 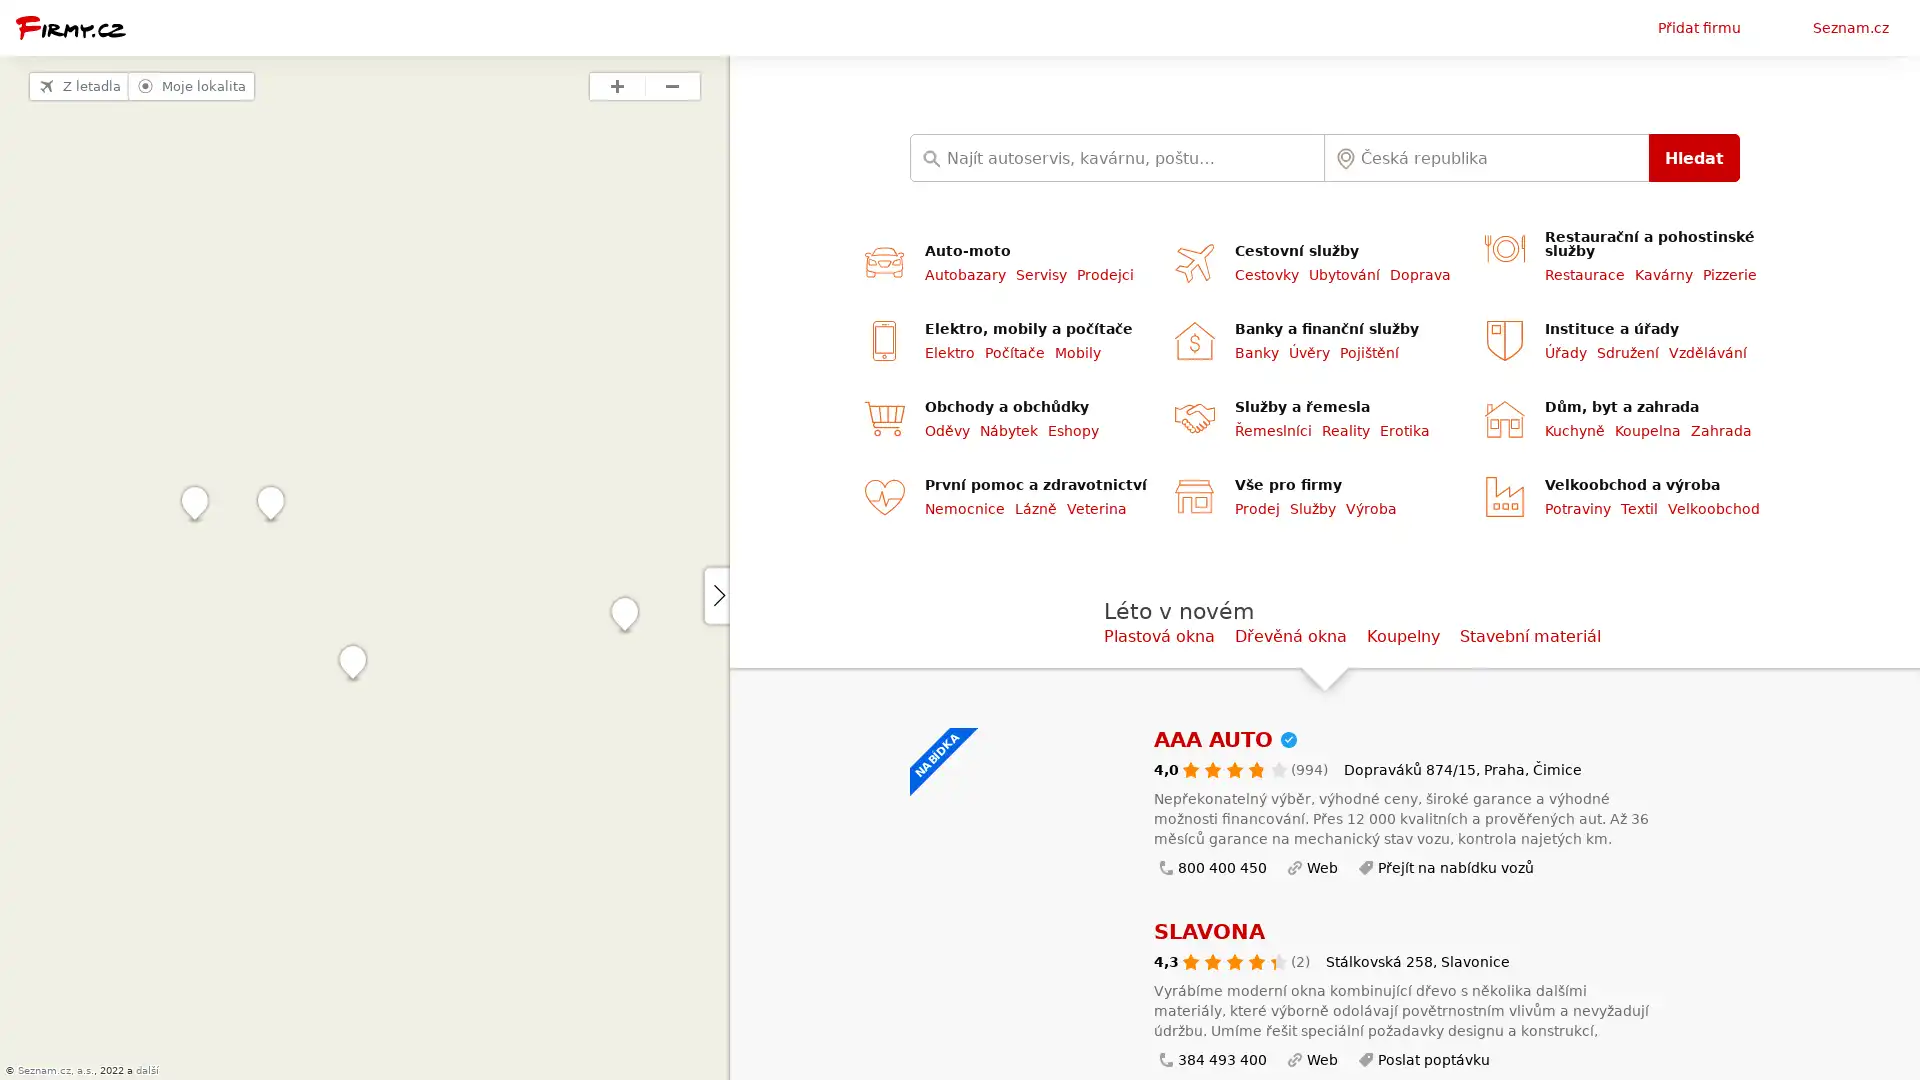 I want to click on Moje lokalita, so click(x=191, y=134).